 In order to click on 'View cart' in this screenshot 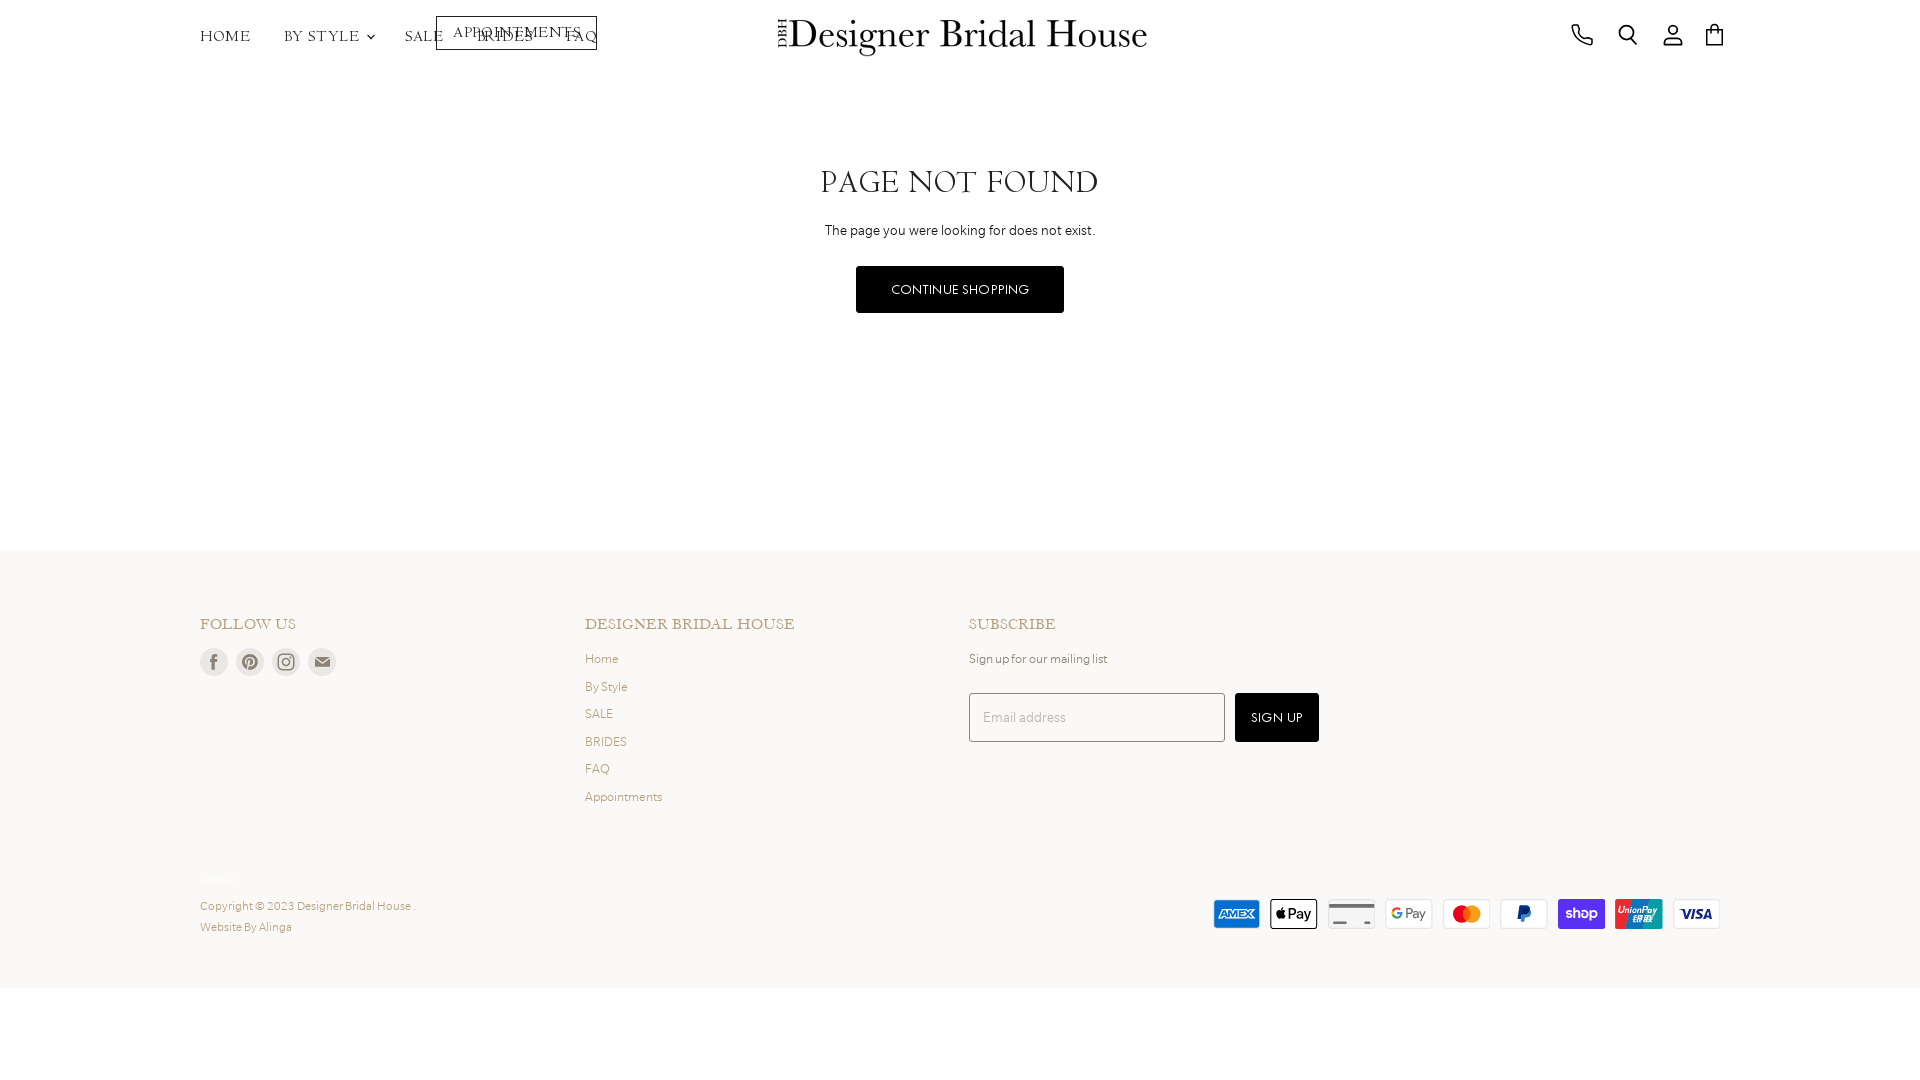, I will do `click(1713, 35)`.